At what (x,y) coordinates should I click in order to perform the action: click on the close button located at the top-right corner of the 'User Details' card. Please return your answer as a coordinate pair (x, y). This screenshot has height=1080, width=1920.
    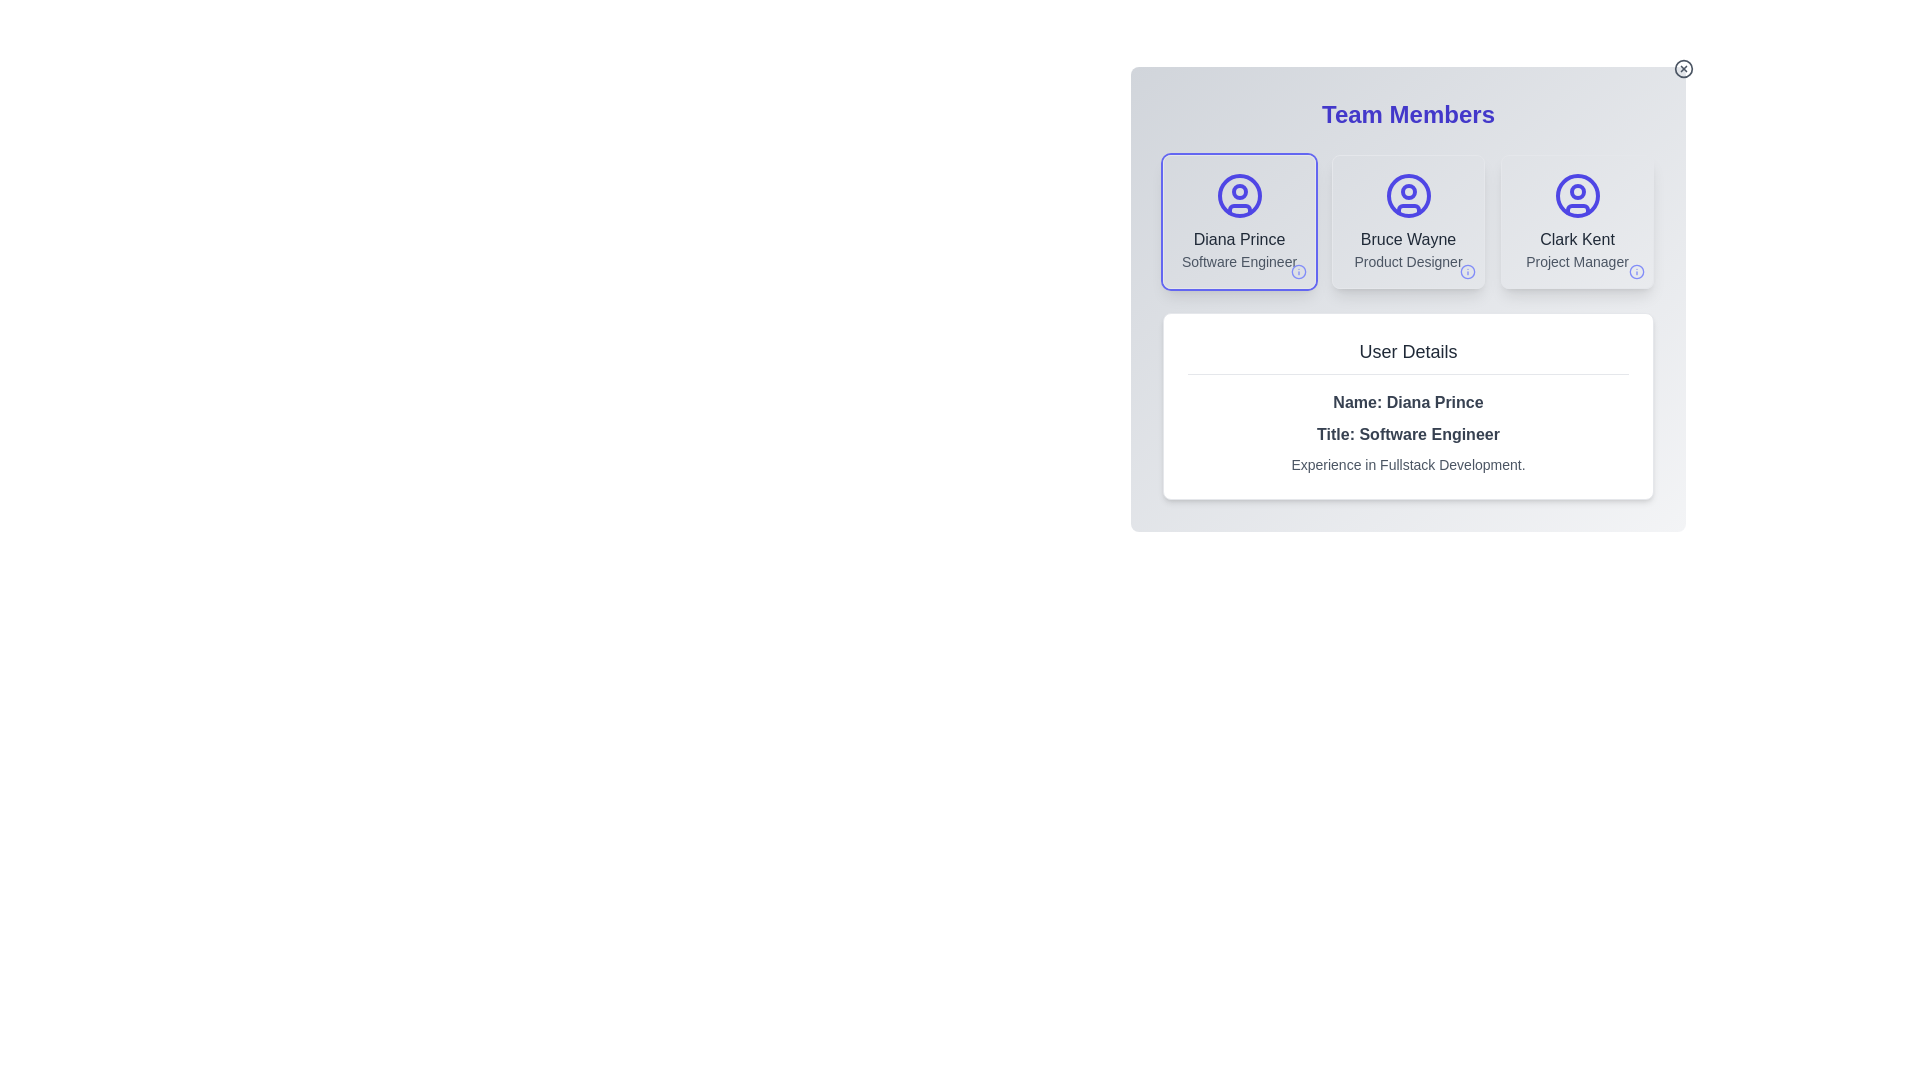
    Looking at the image, I should click on (1683, 68).